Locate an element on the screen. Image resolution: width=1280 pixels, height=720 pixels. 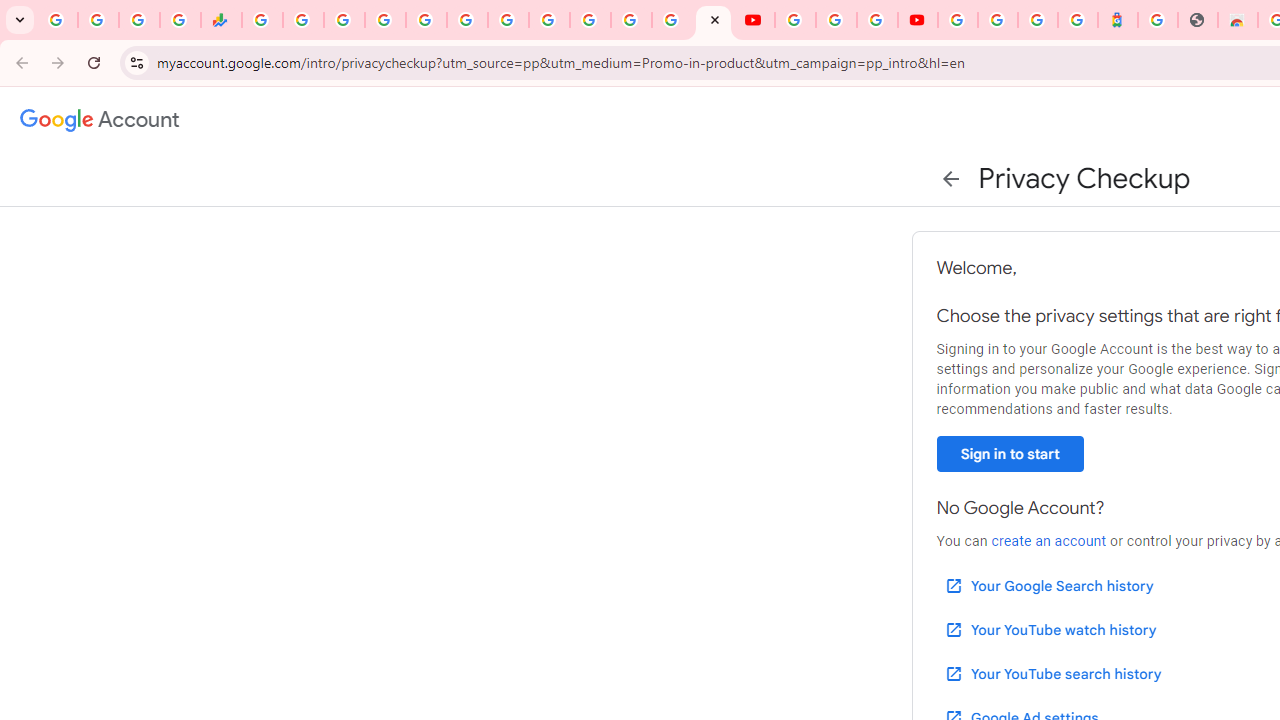
'Privacy Checkup' is located at coordinates (712, 20).